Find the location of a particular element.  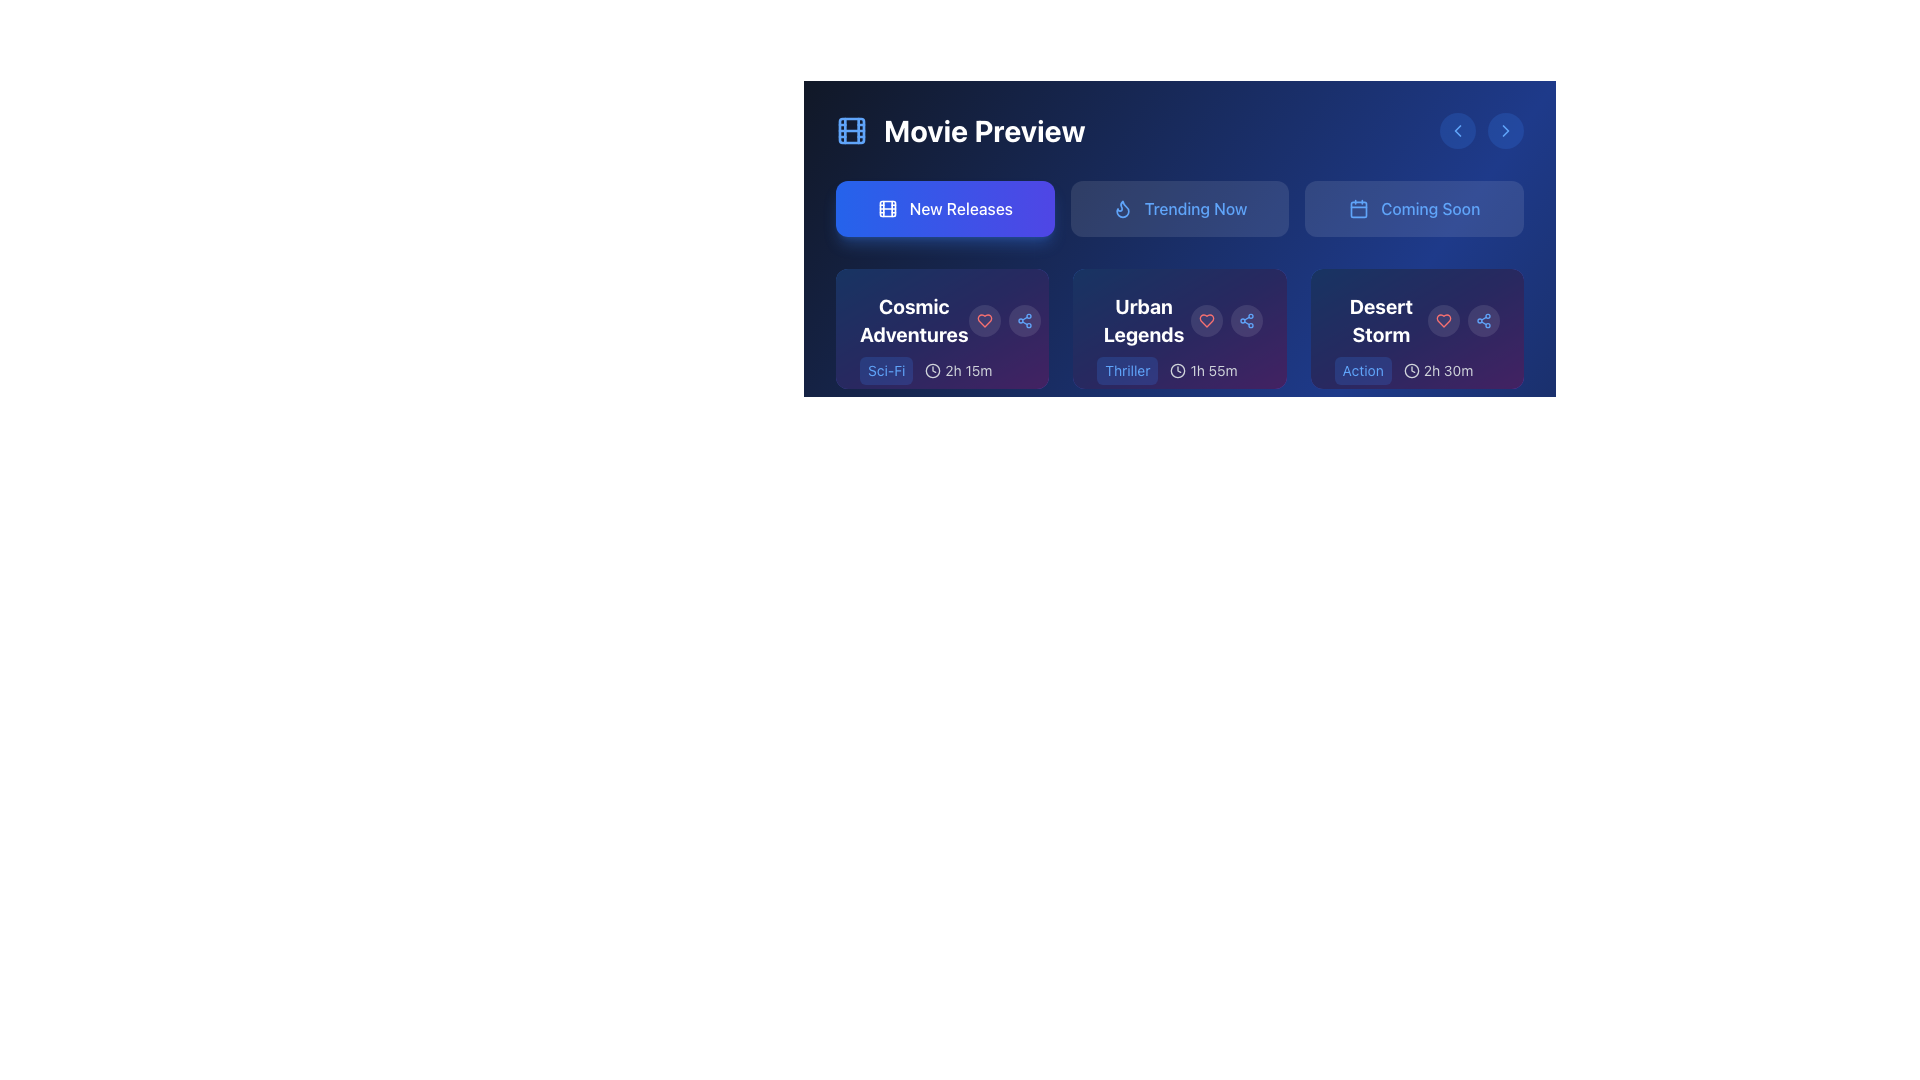

the 'Trending Now' text label, which is styled in medium-sized blue sans-serif font and located between the 'New Releases' button and 'Coming Soon' button, with a flame icon to its left is located at coordinates (1195, 208).